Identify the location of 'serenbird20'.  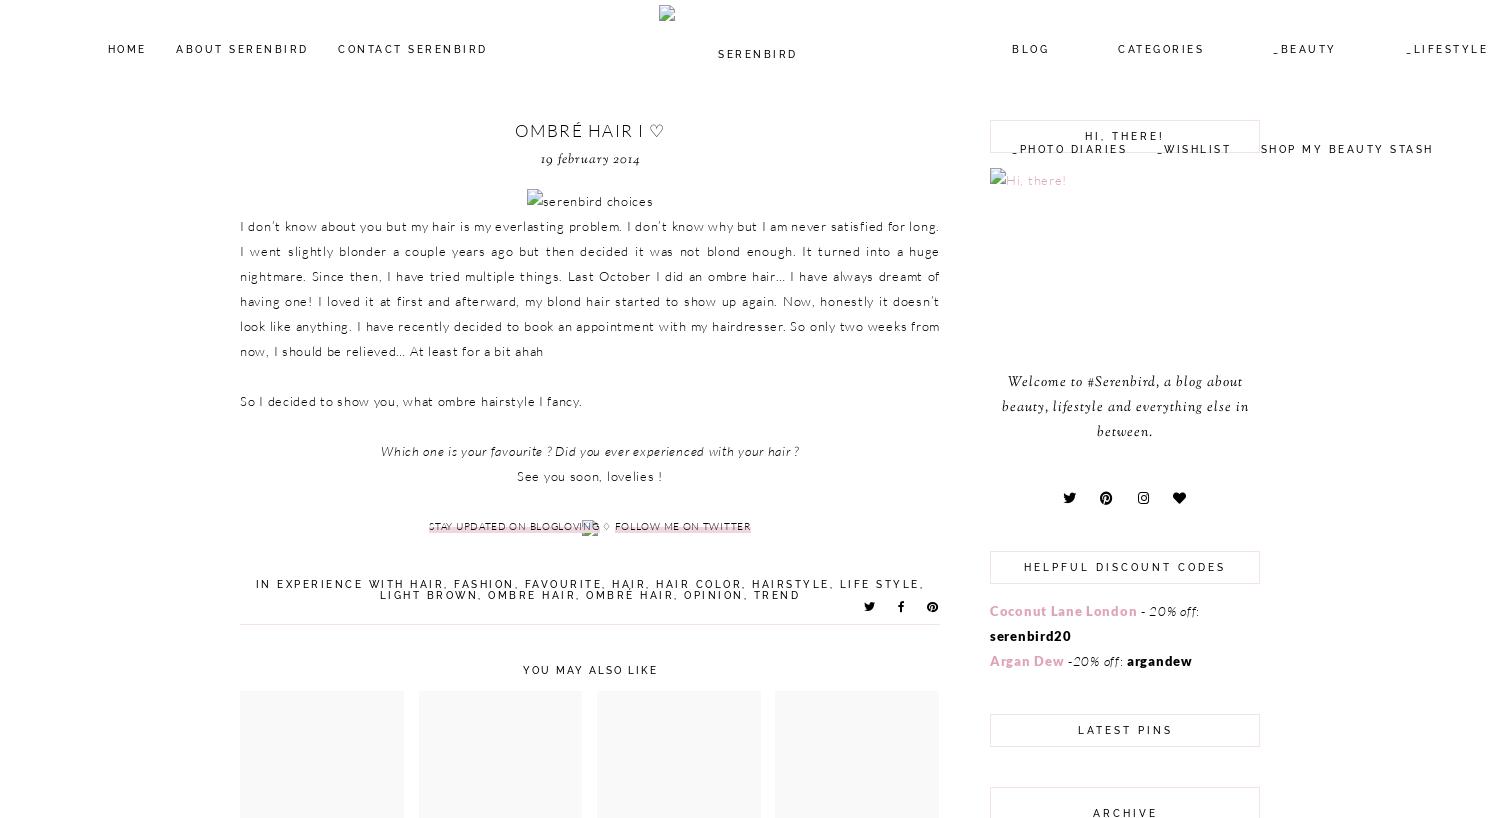
(1030, 635).